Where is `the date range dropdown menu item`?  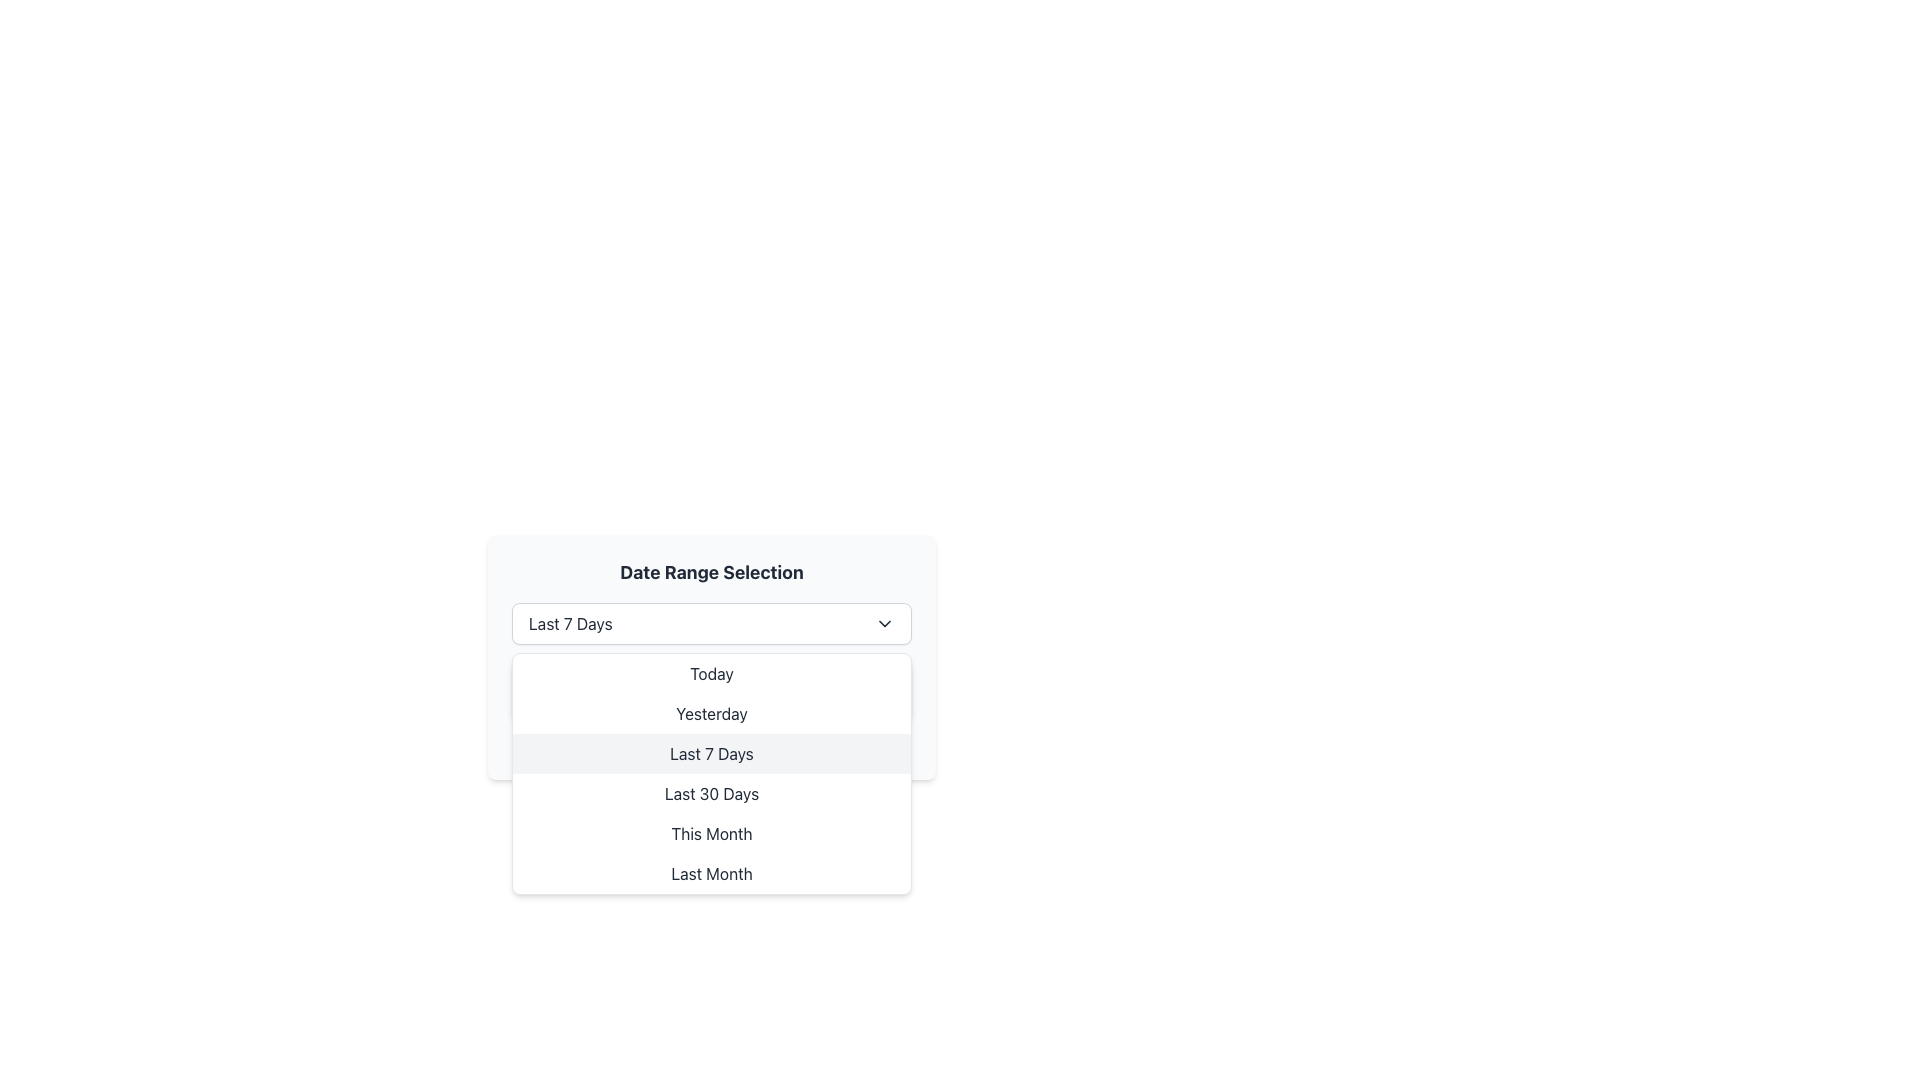
the date range dropdown menu item is located at coordinates (711, 762).